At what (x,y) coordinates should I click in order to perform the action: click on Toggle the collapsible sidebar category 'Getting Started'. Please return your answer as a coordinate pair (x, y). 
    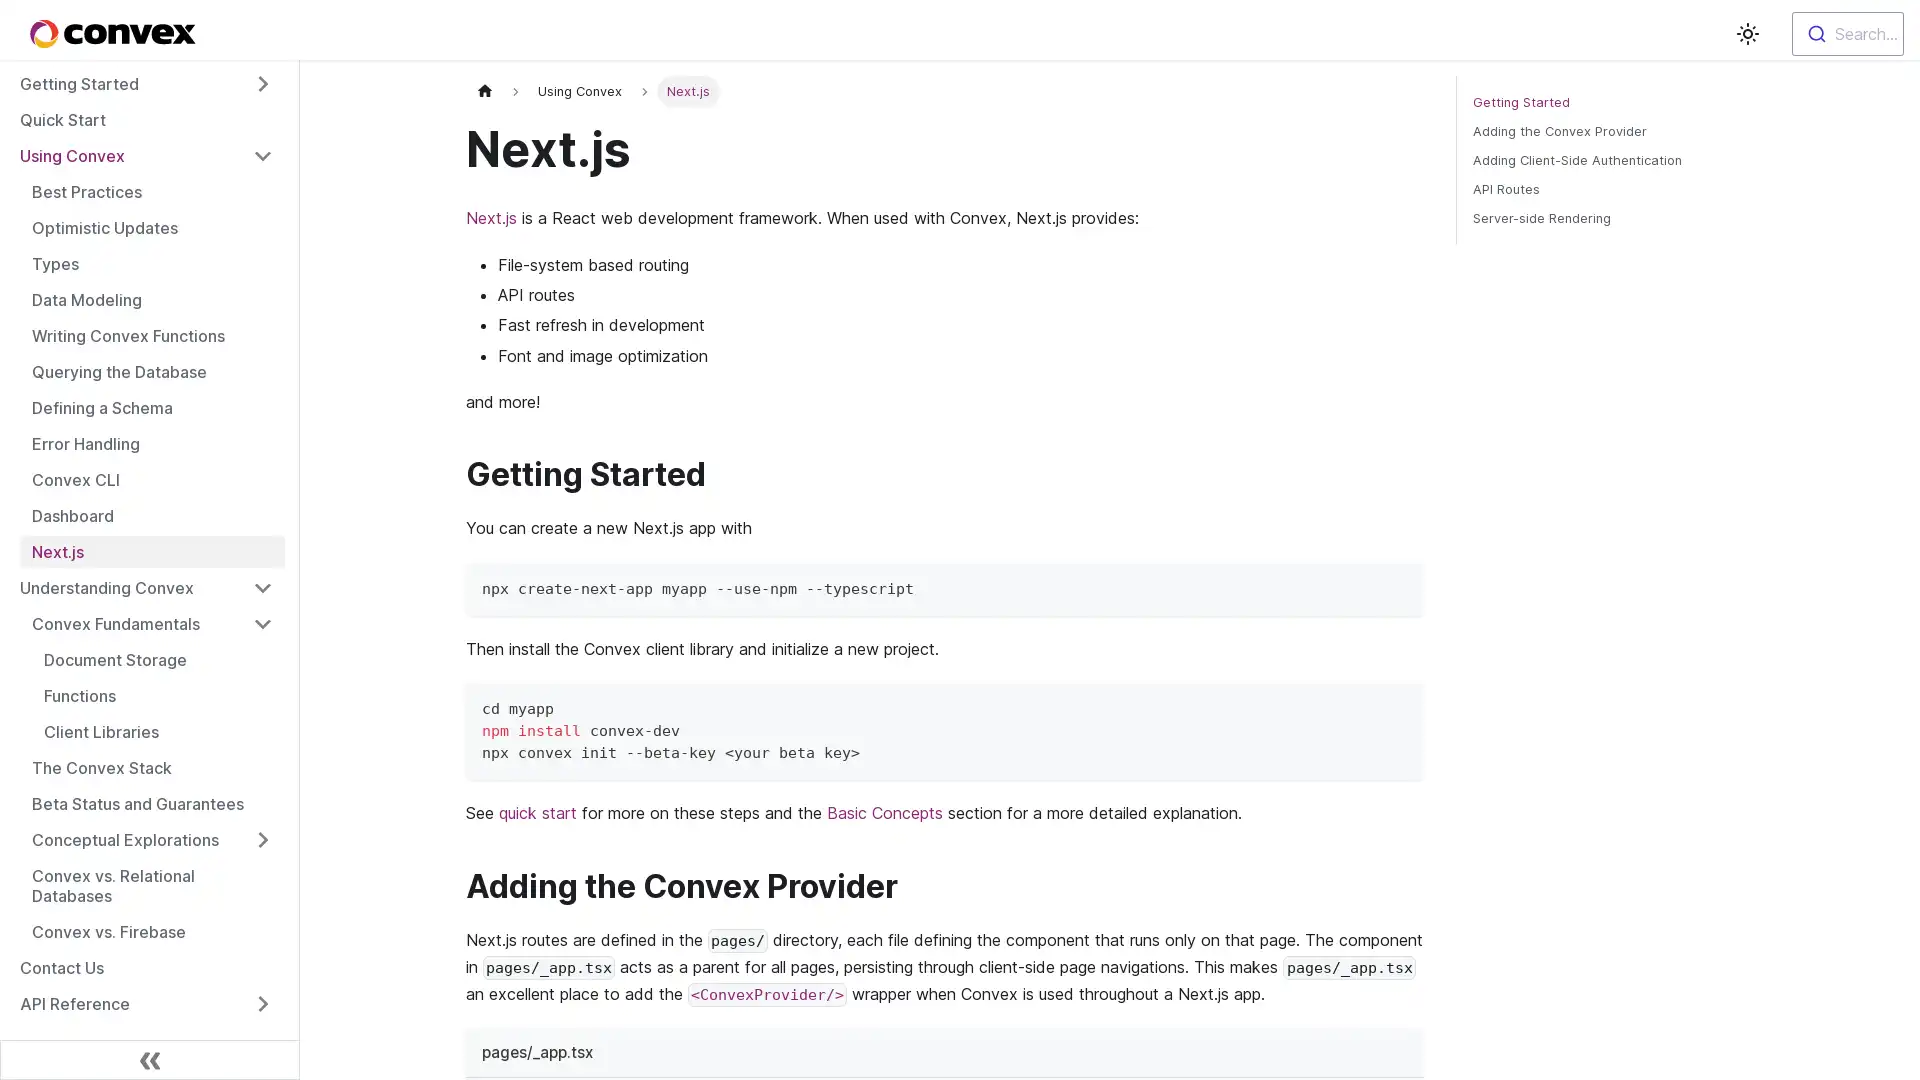
    Looking at the image, I should click on (262, 83).